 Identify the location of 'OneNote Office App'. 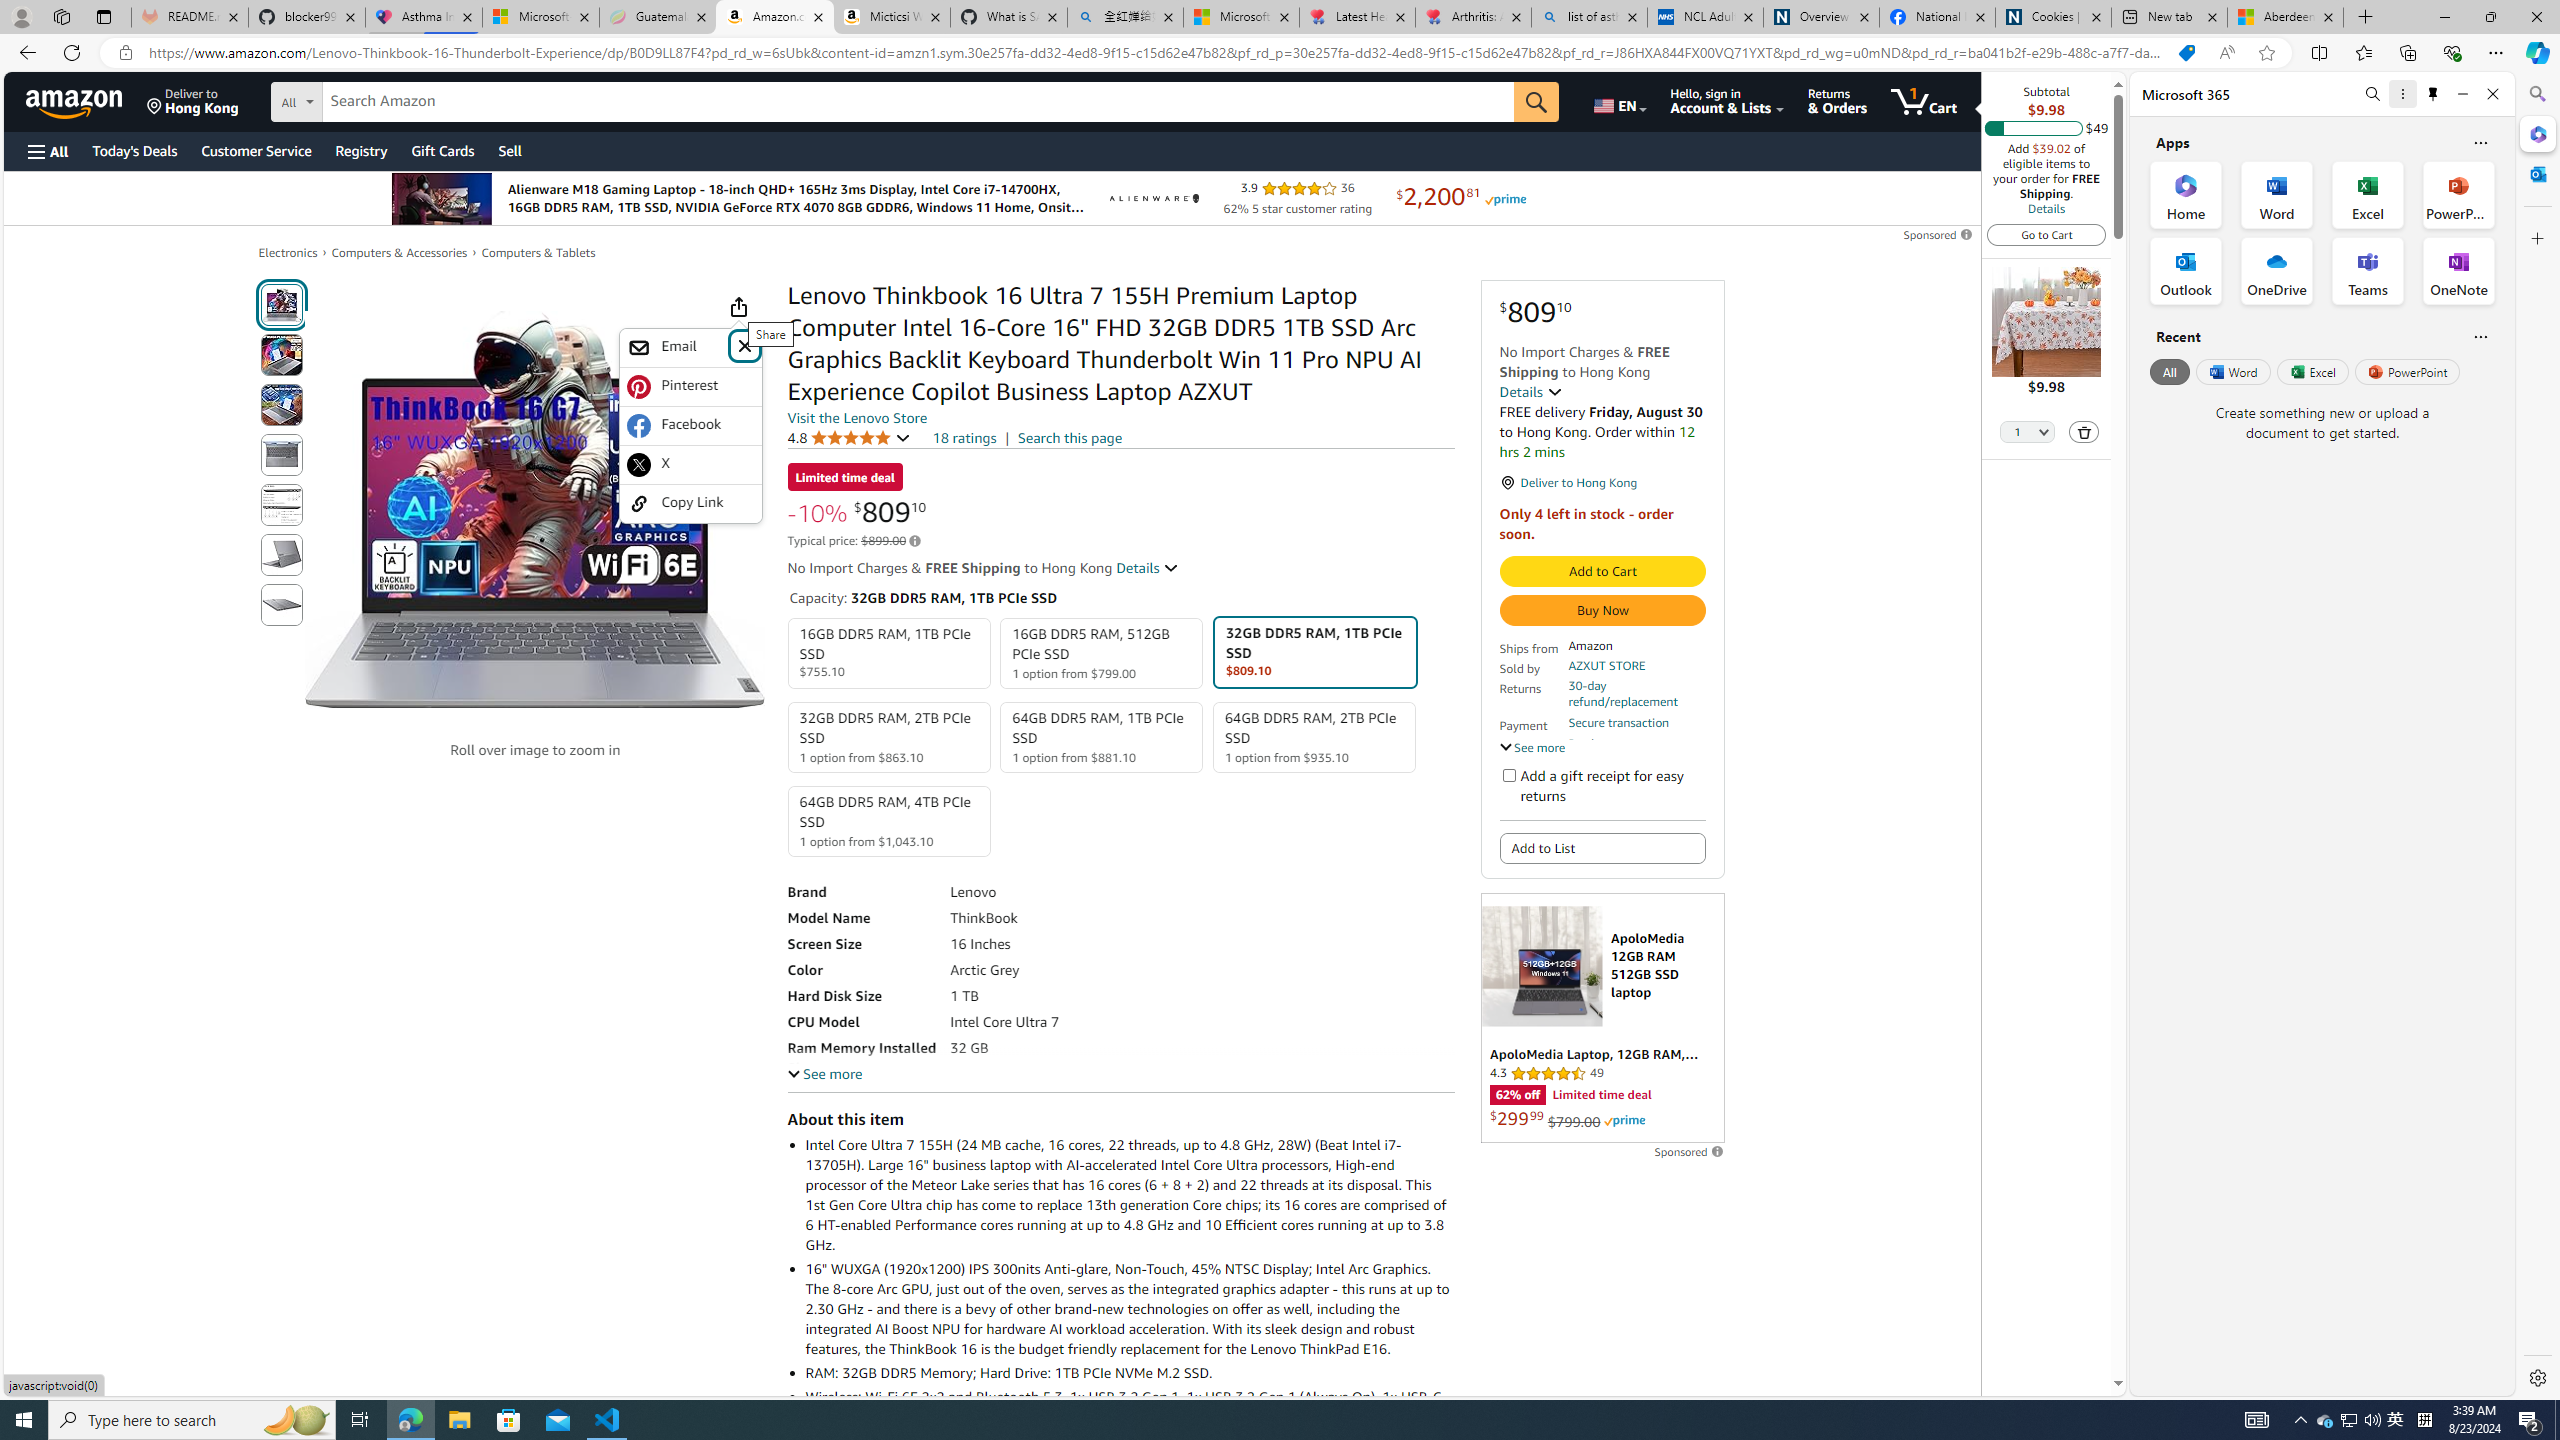
(2458, 271).